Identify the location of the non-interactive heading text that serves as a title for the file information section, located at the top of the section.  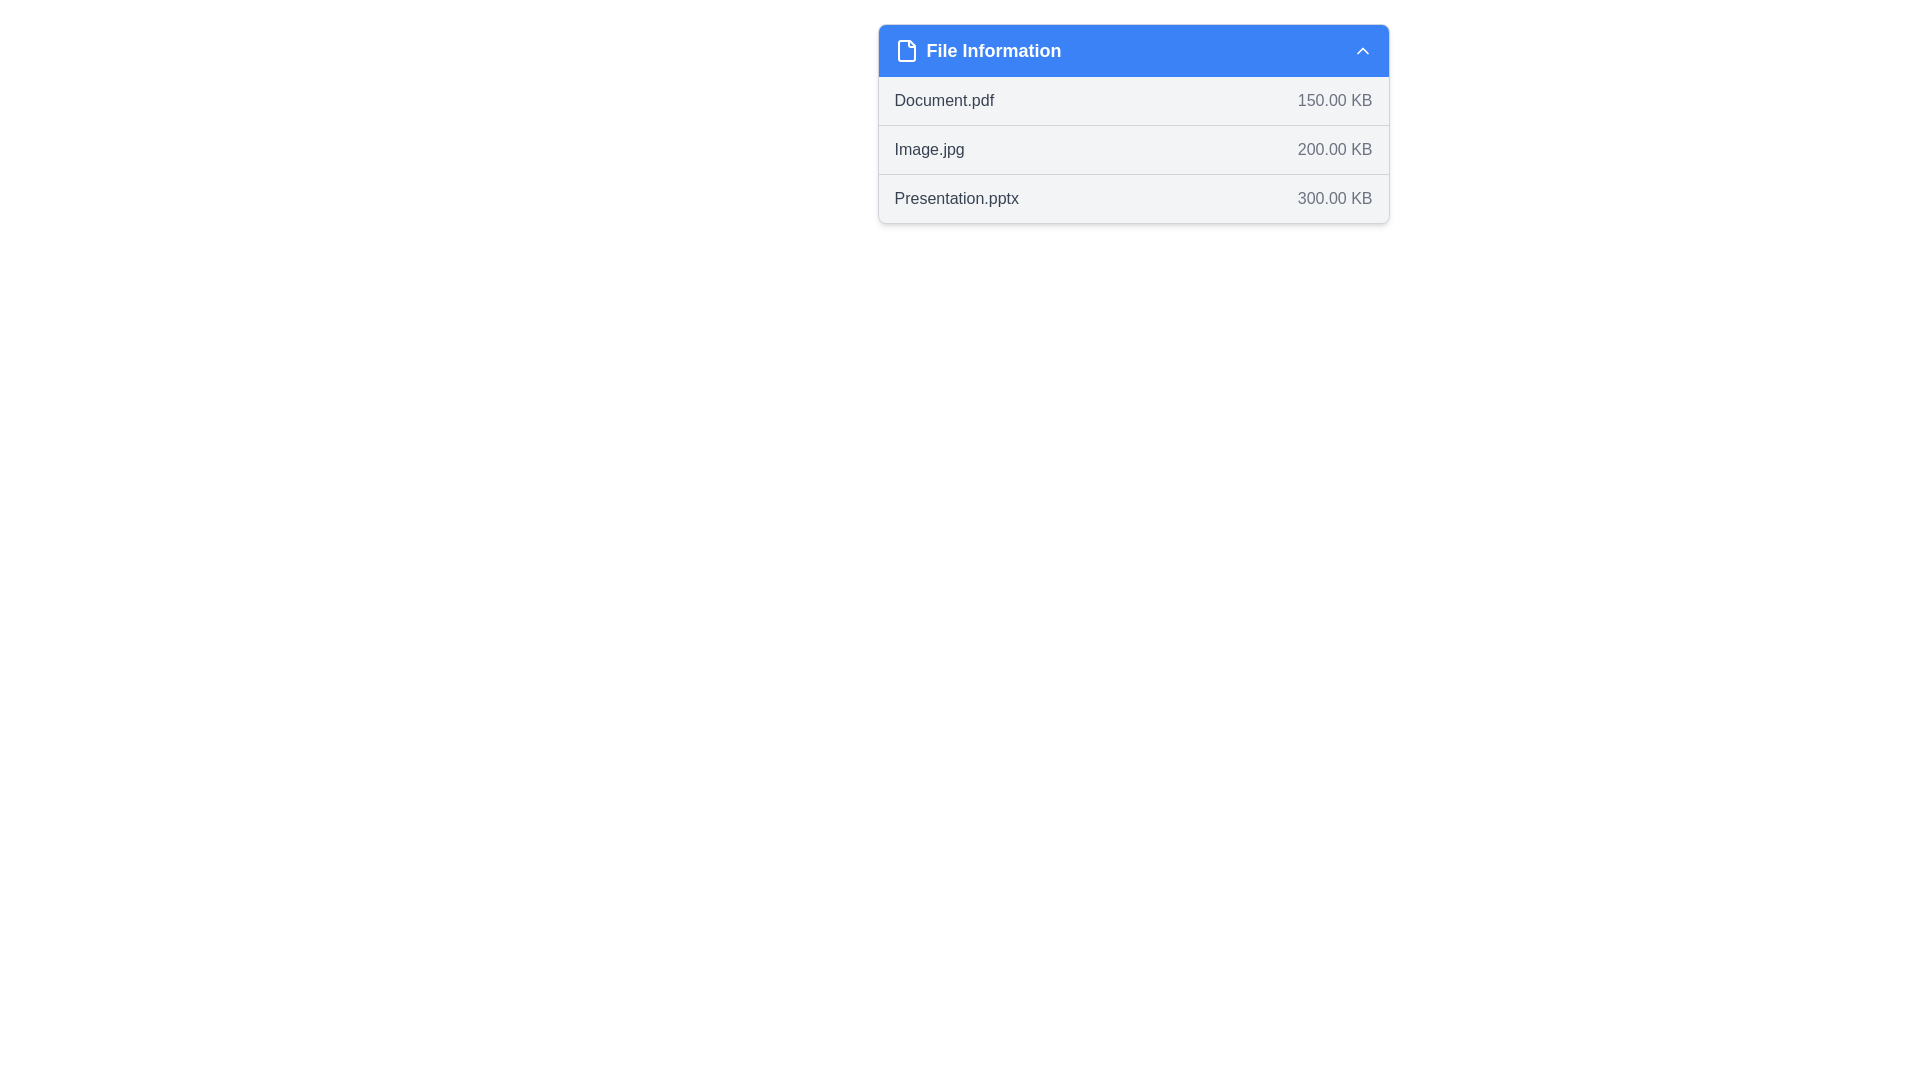
(993, 49).